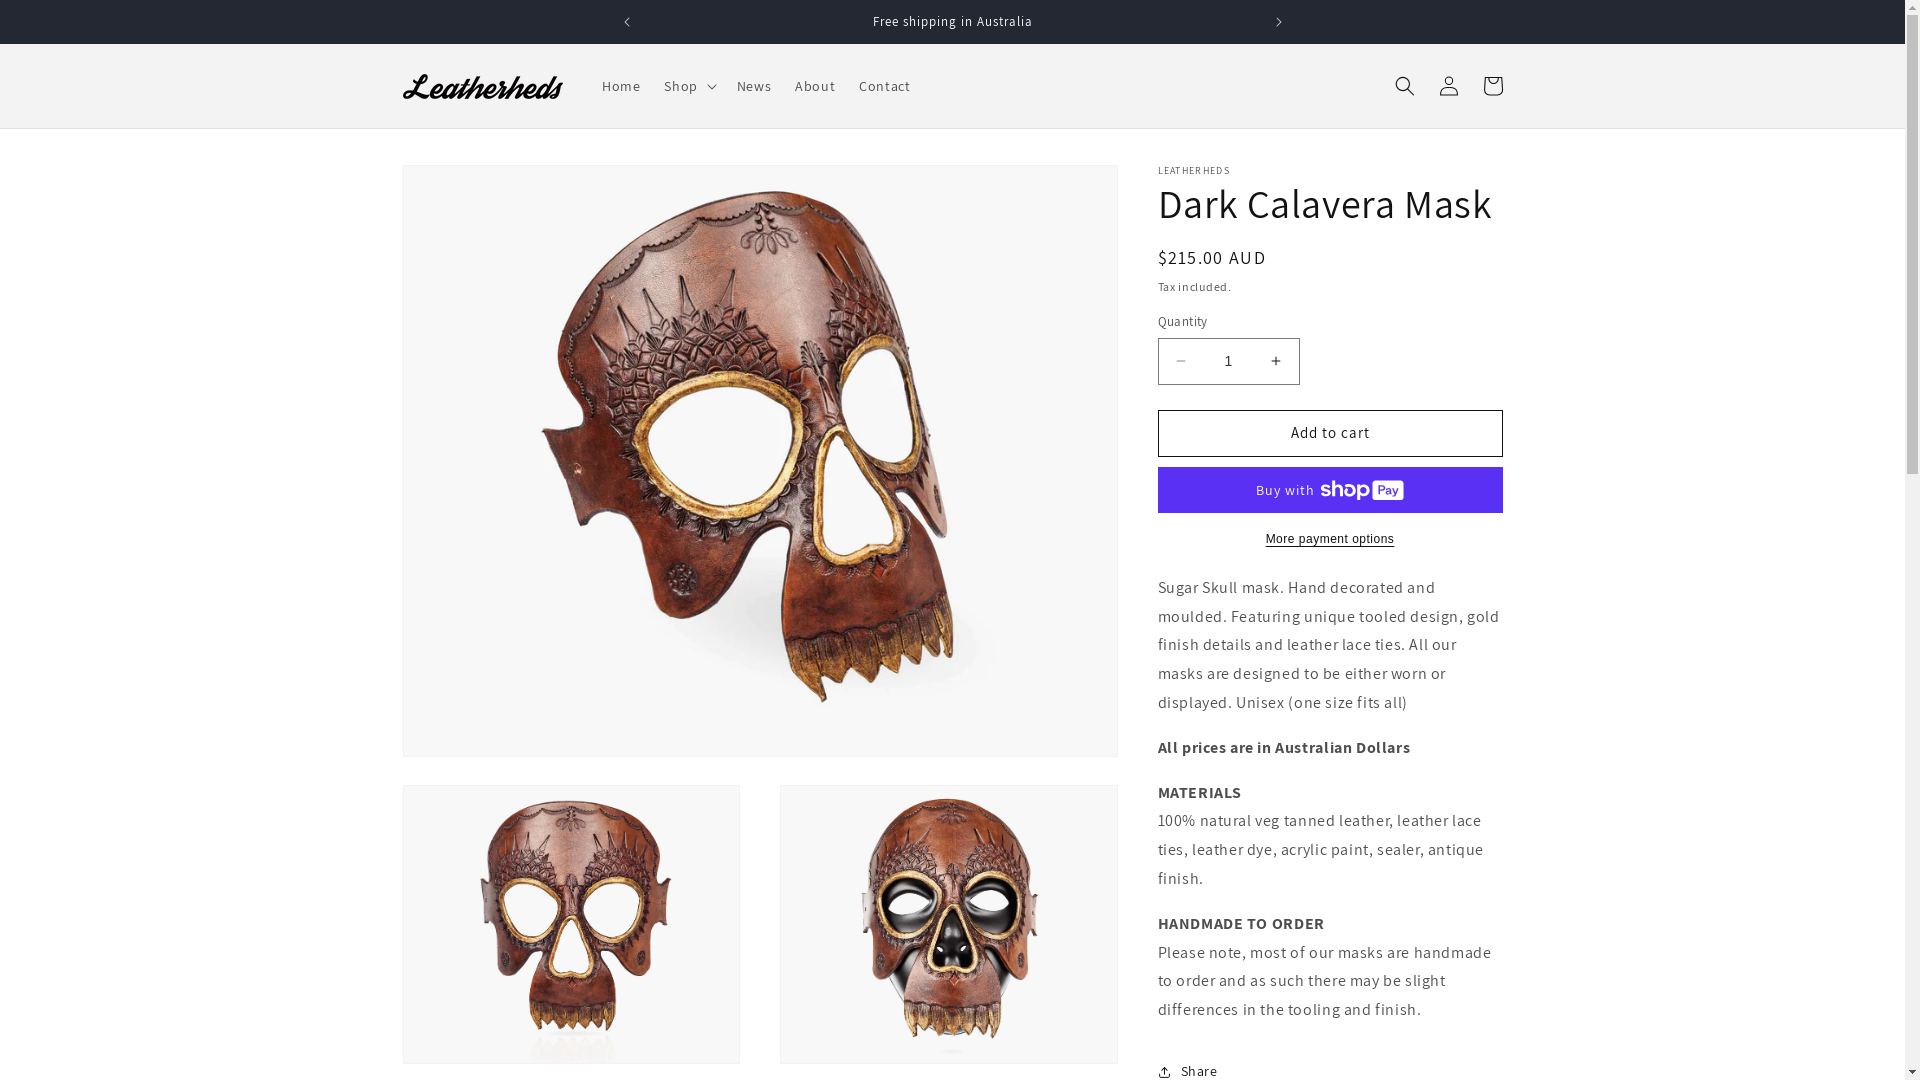  I want to click on 'Contact', so click(846, 84).